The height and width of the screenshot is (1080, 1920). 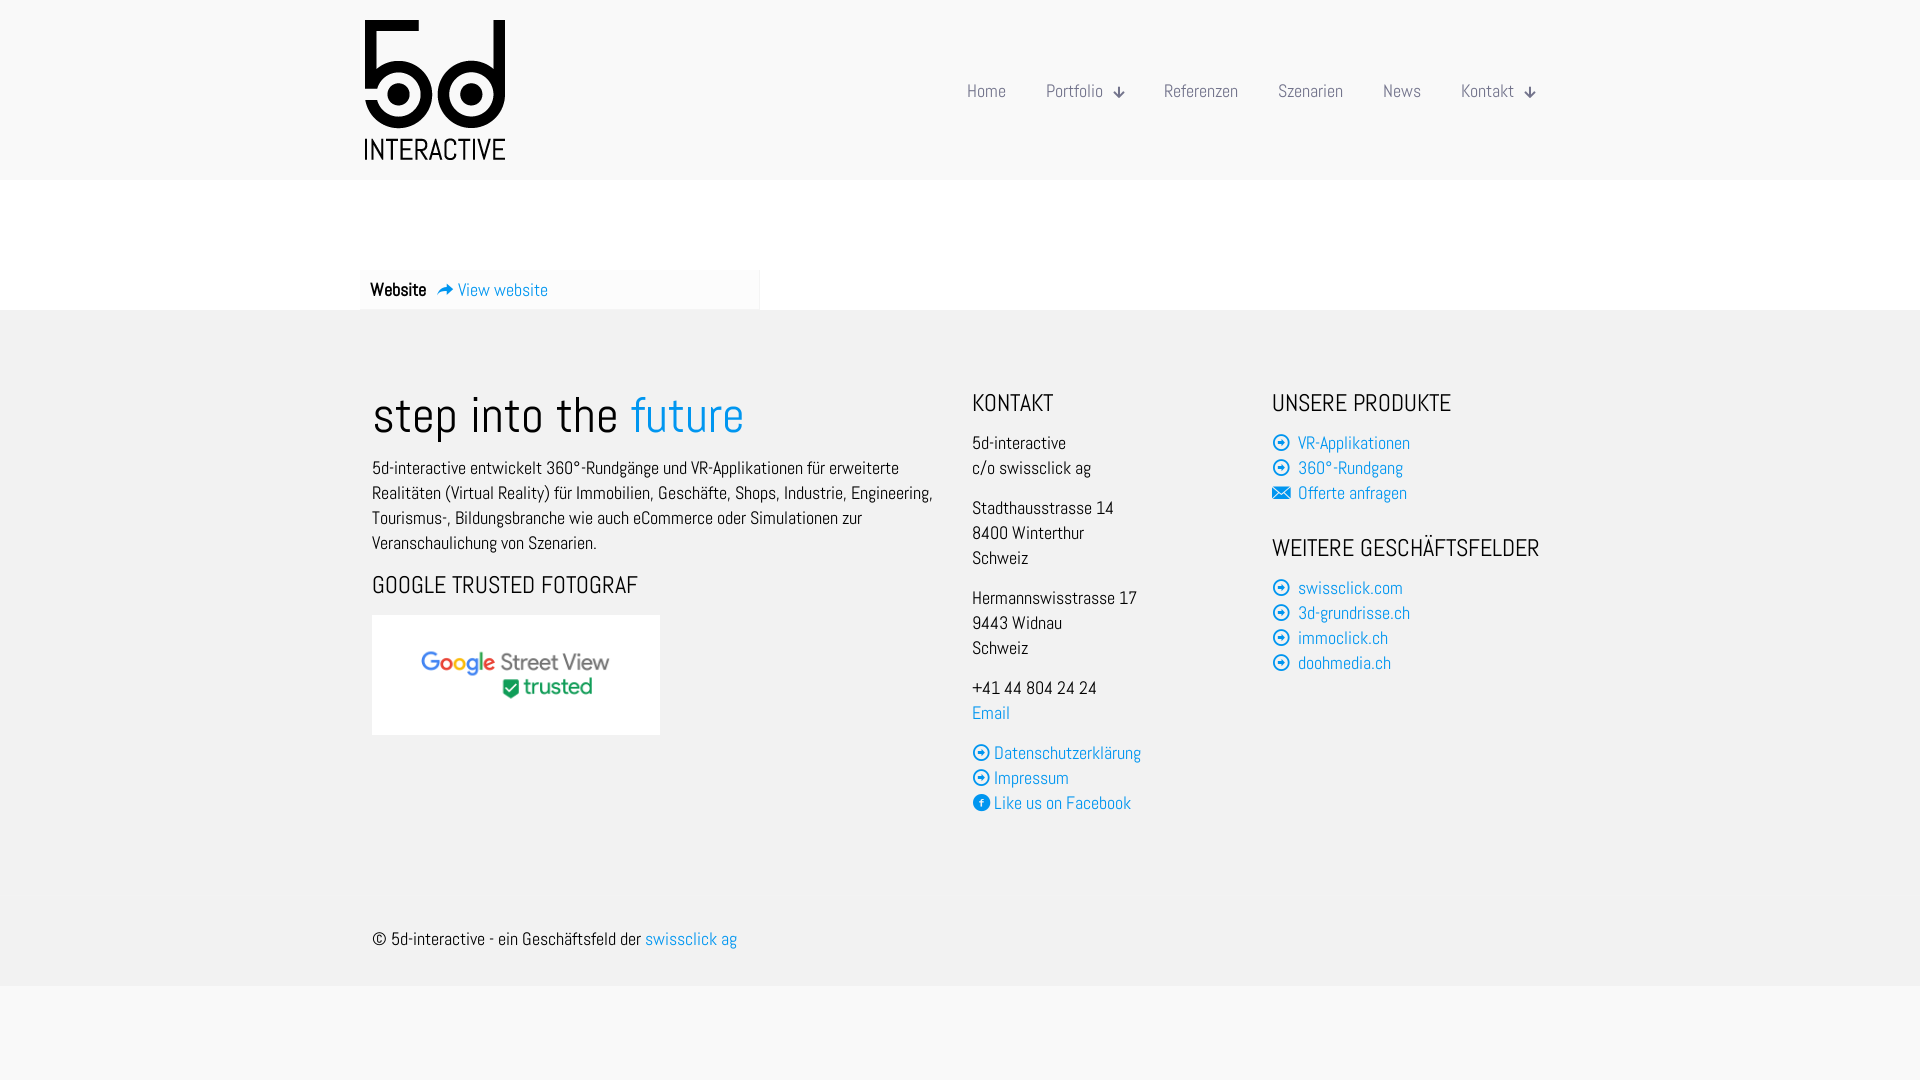 What do you see at coordinates (1297, 492) in the screenshot?
I see `'Offerte anfragen'` at bounding box center [1297, 492].